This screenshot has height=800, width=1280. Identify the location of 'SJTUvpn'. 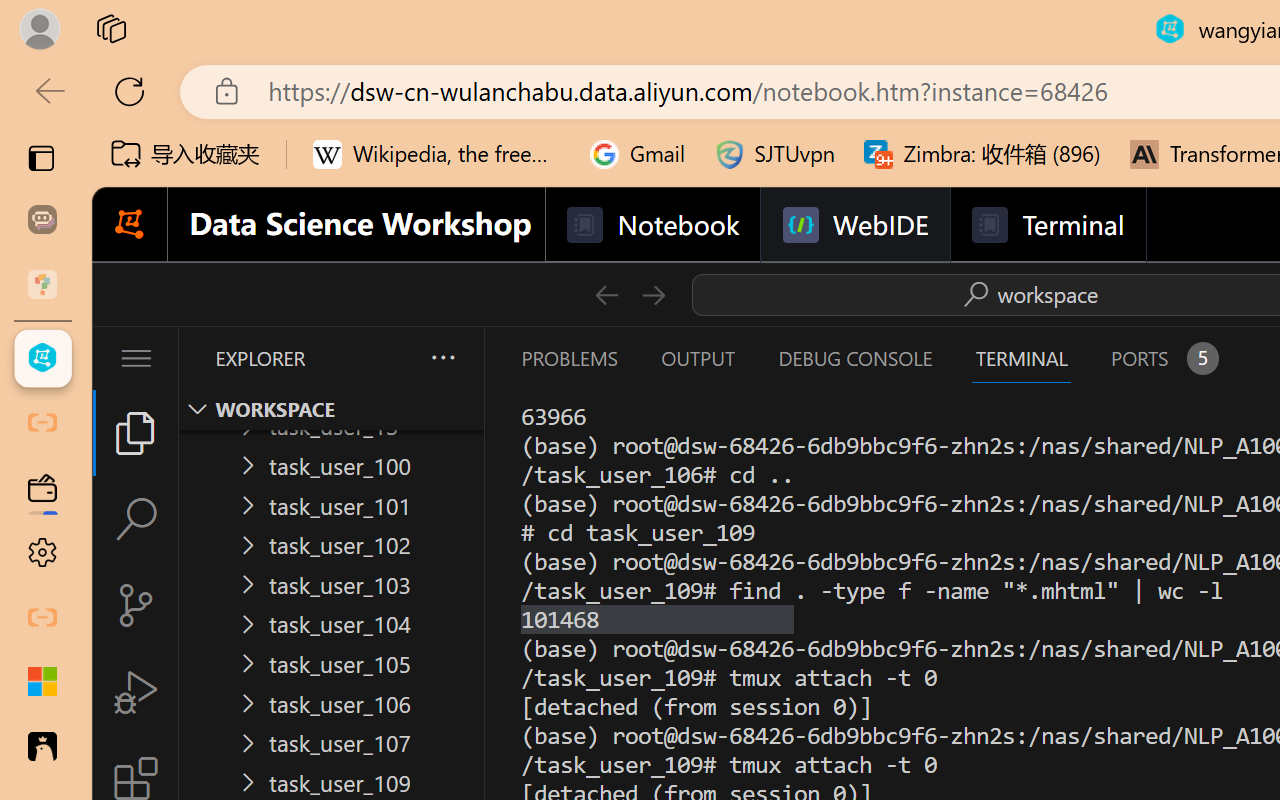
(773, 154).